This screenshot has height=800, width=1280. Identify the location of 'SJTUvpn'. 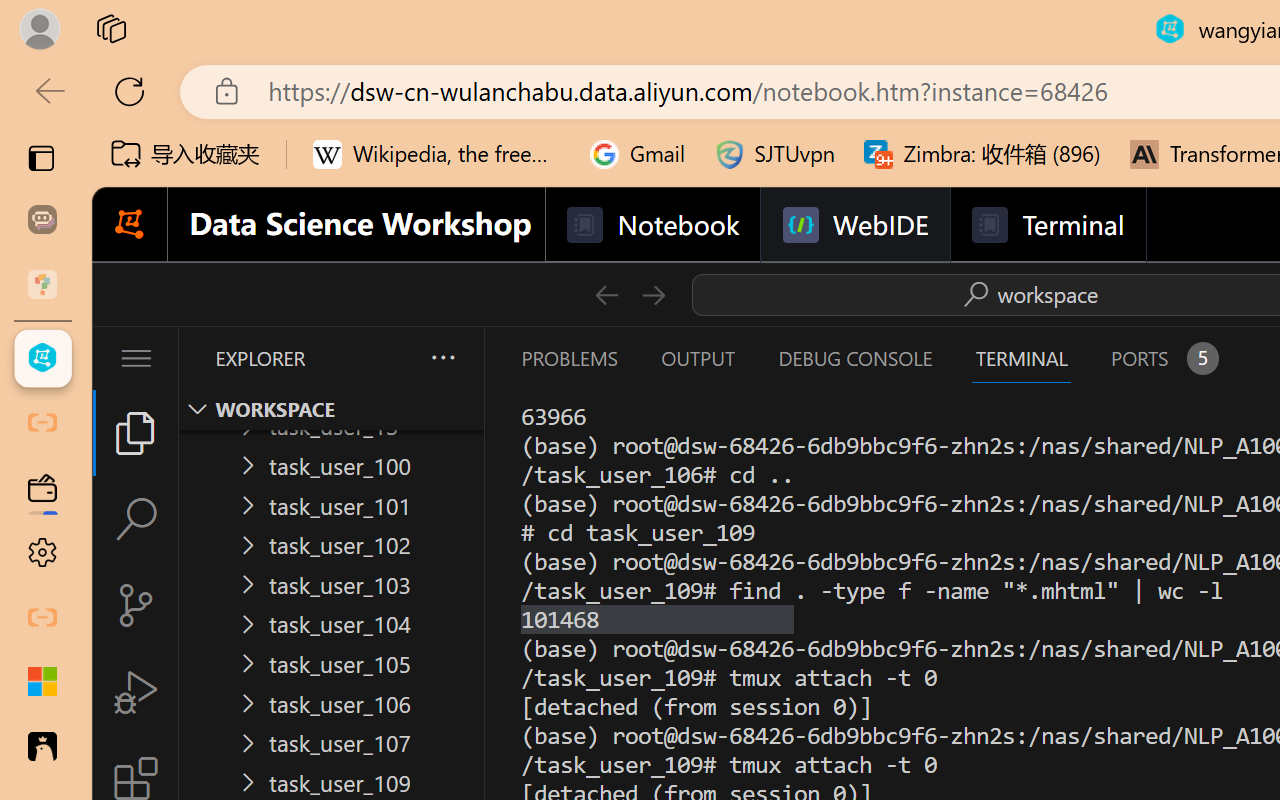
(773, 154).